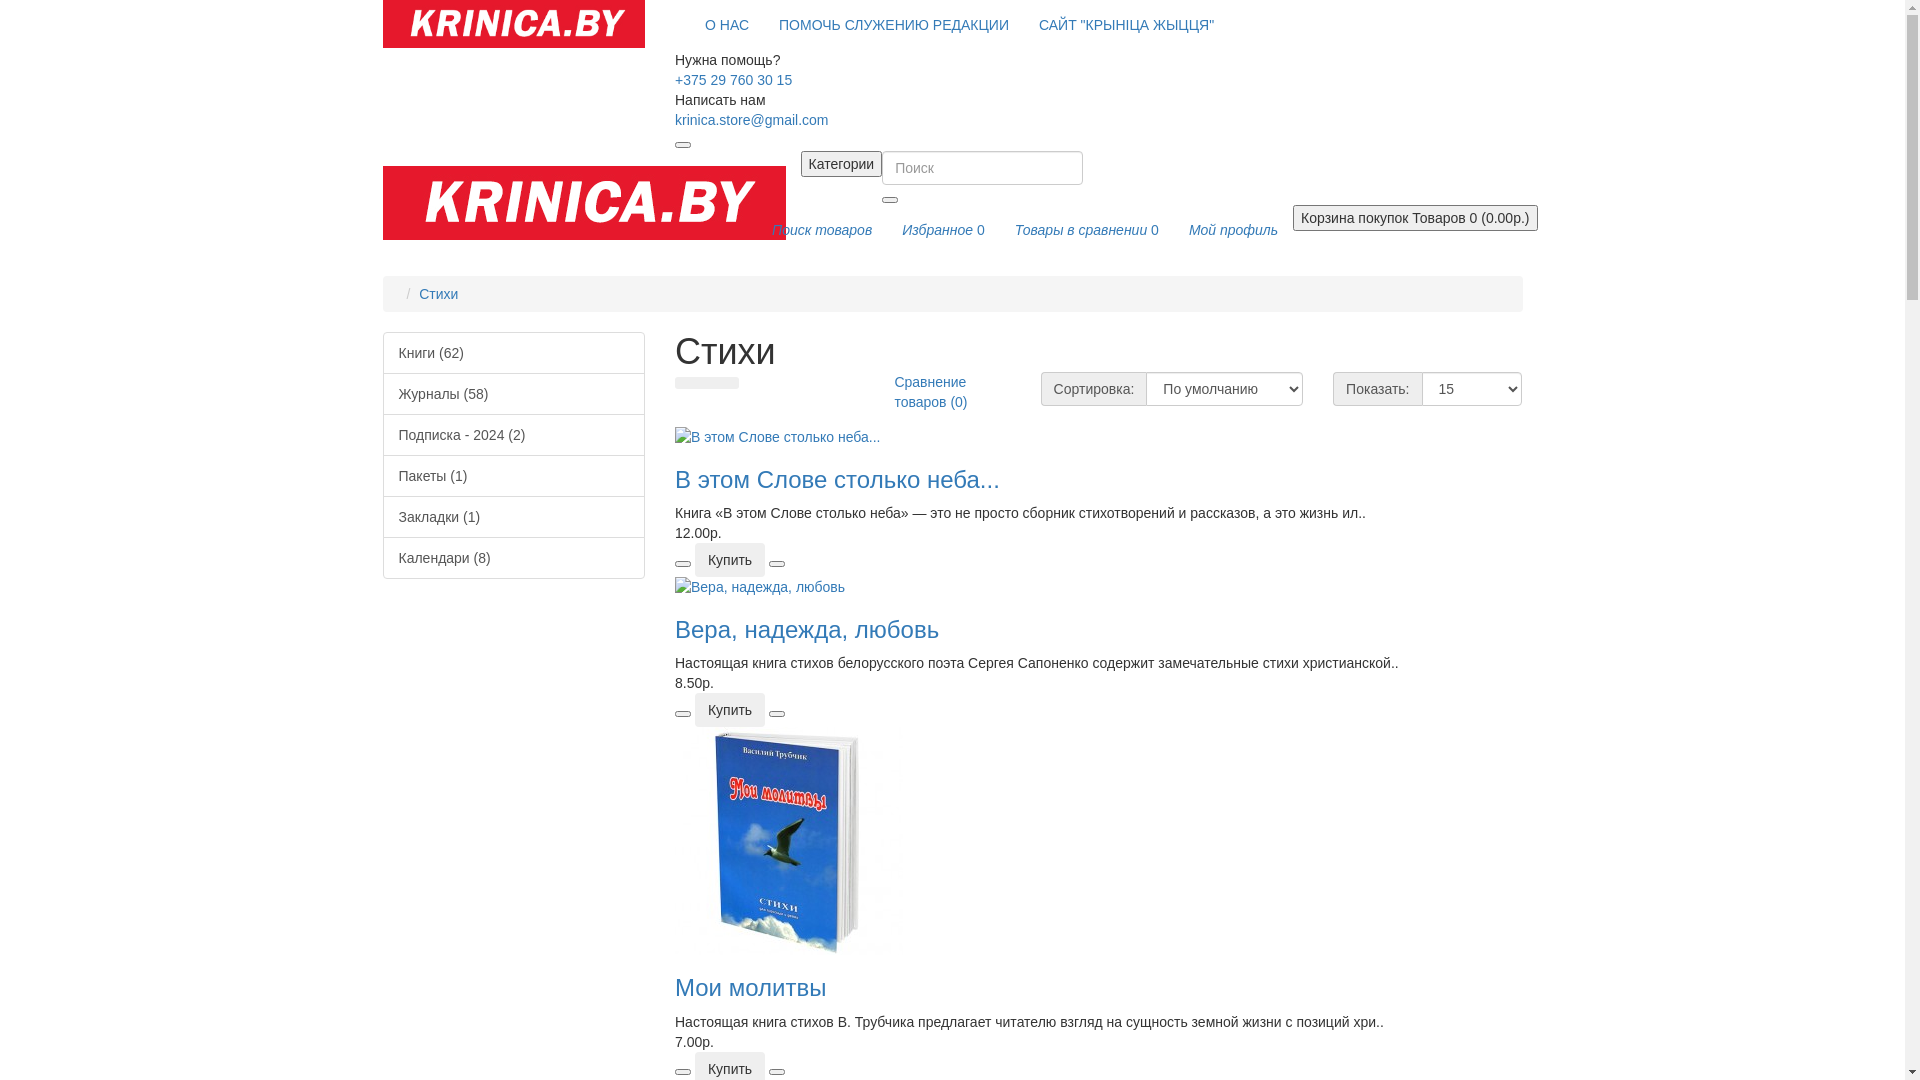 This screenshot has width=1920, height=1080. Describe the element at coordinates (675, 79) in the screenshot. I see `'+375 29 760 30 15'` at that location.